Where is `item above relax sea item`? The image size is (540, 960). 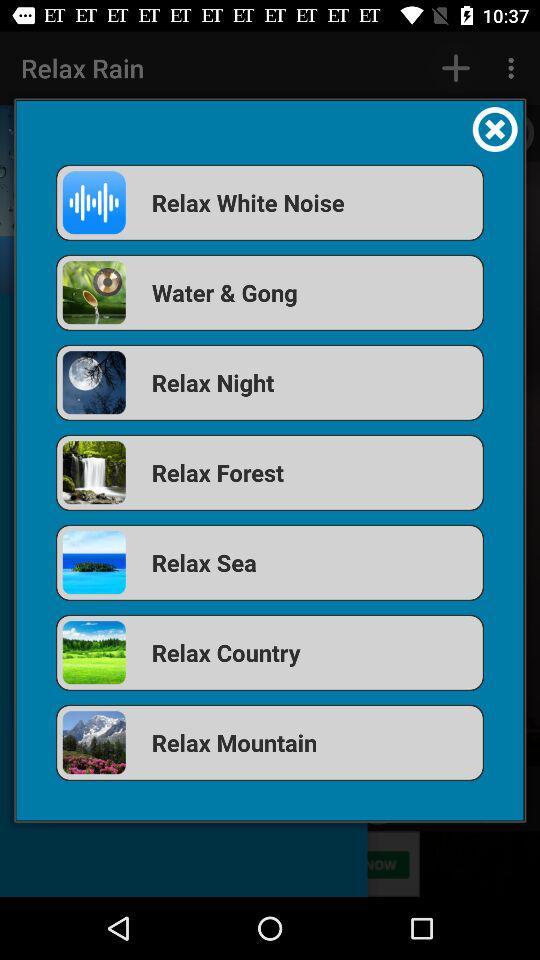
item above relax sea item is located at coordinates (270, 472).